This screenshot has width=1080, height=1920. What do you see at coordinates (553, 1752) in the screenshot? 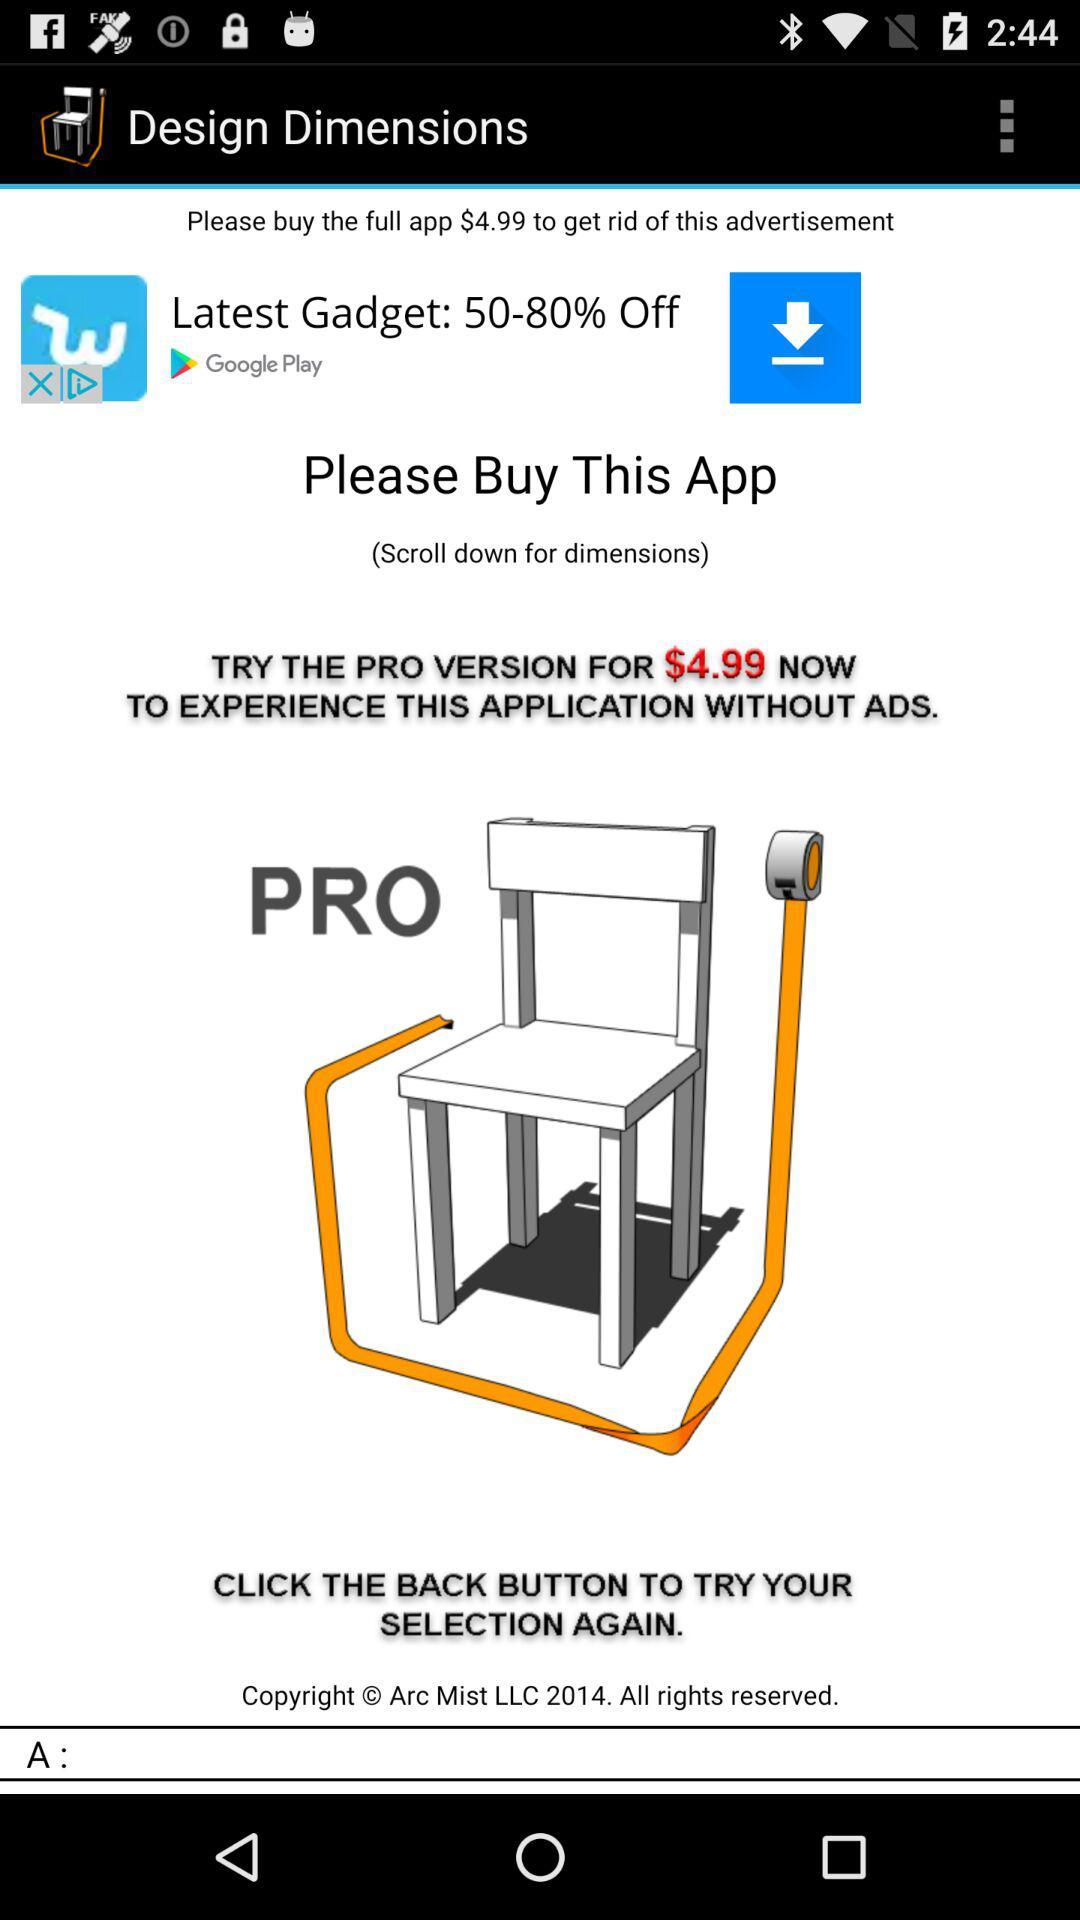
I see `icon below copyright arc mist` at bounding box center [553, 1752].